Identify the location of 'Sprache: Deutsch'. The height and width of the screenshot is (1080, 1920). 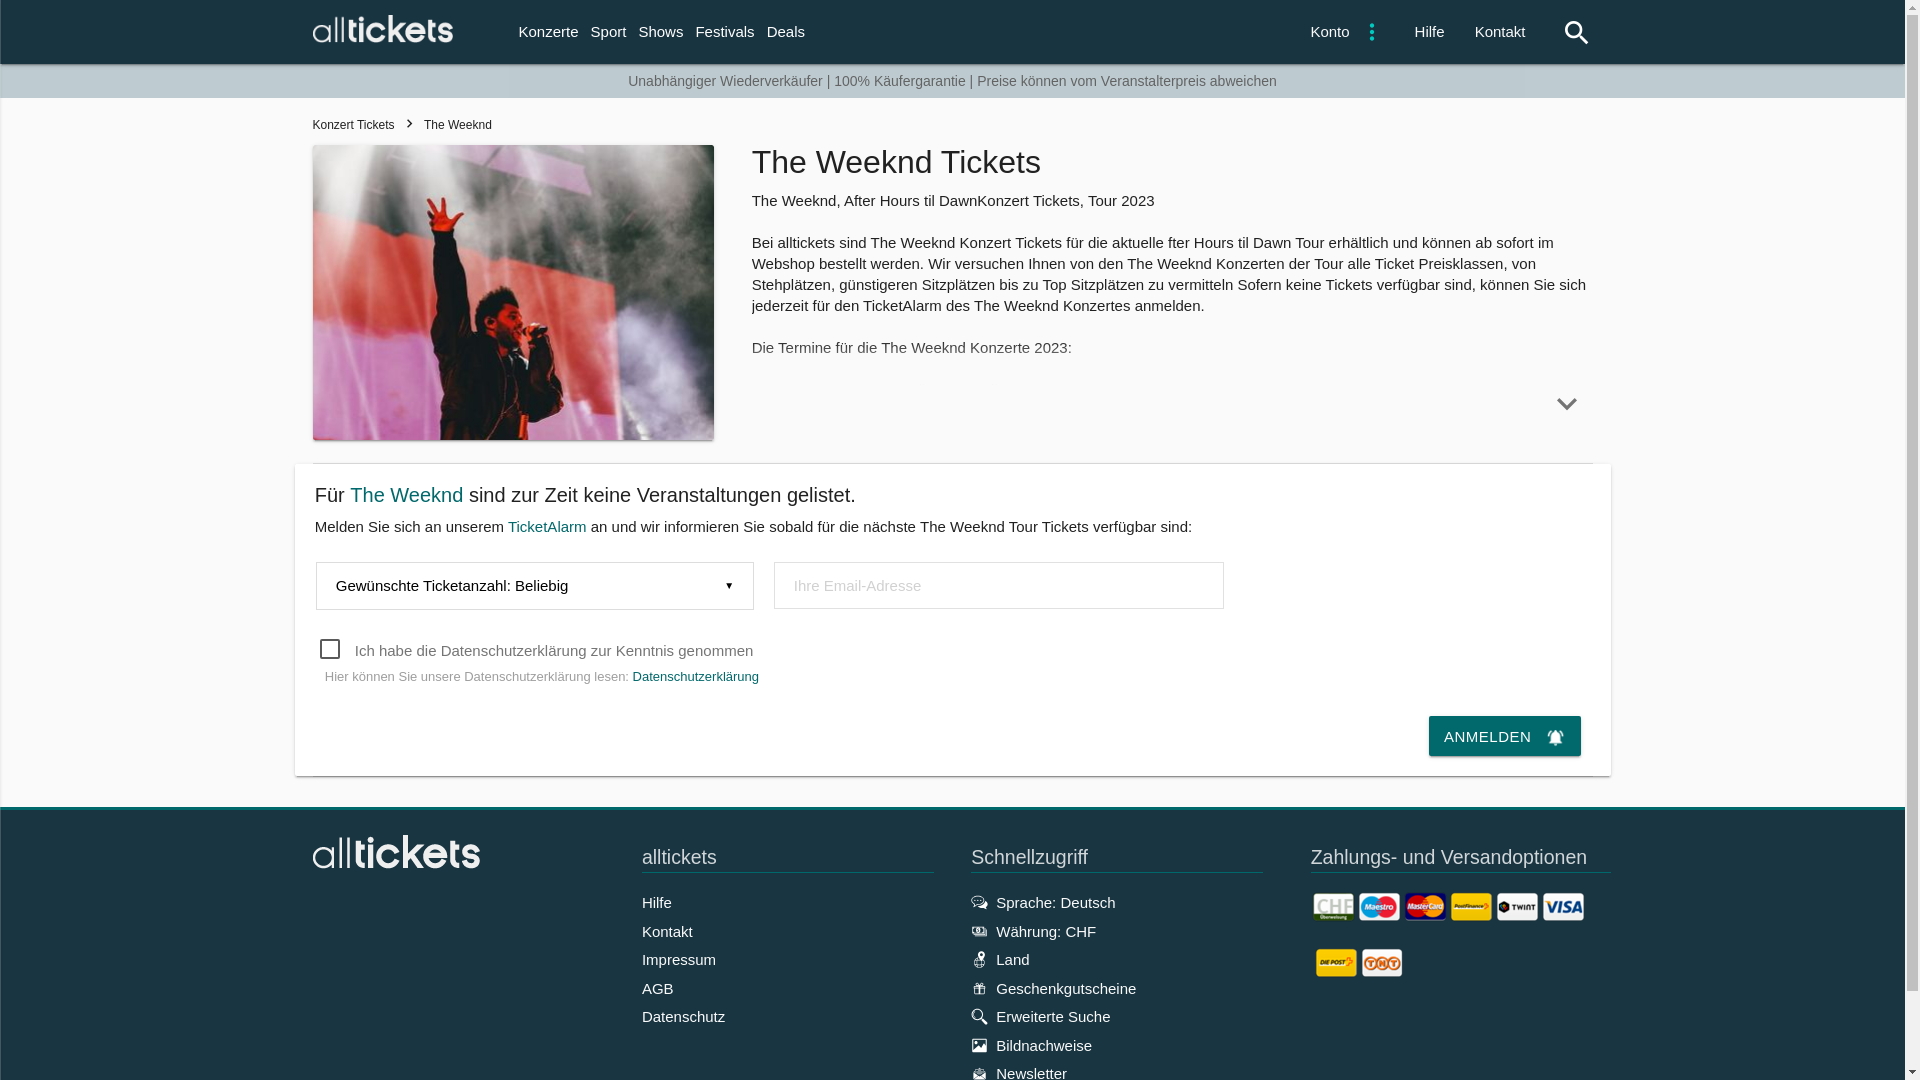
(970, 902).